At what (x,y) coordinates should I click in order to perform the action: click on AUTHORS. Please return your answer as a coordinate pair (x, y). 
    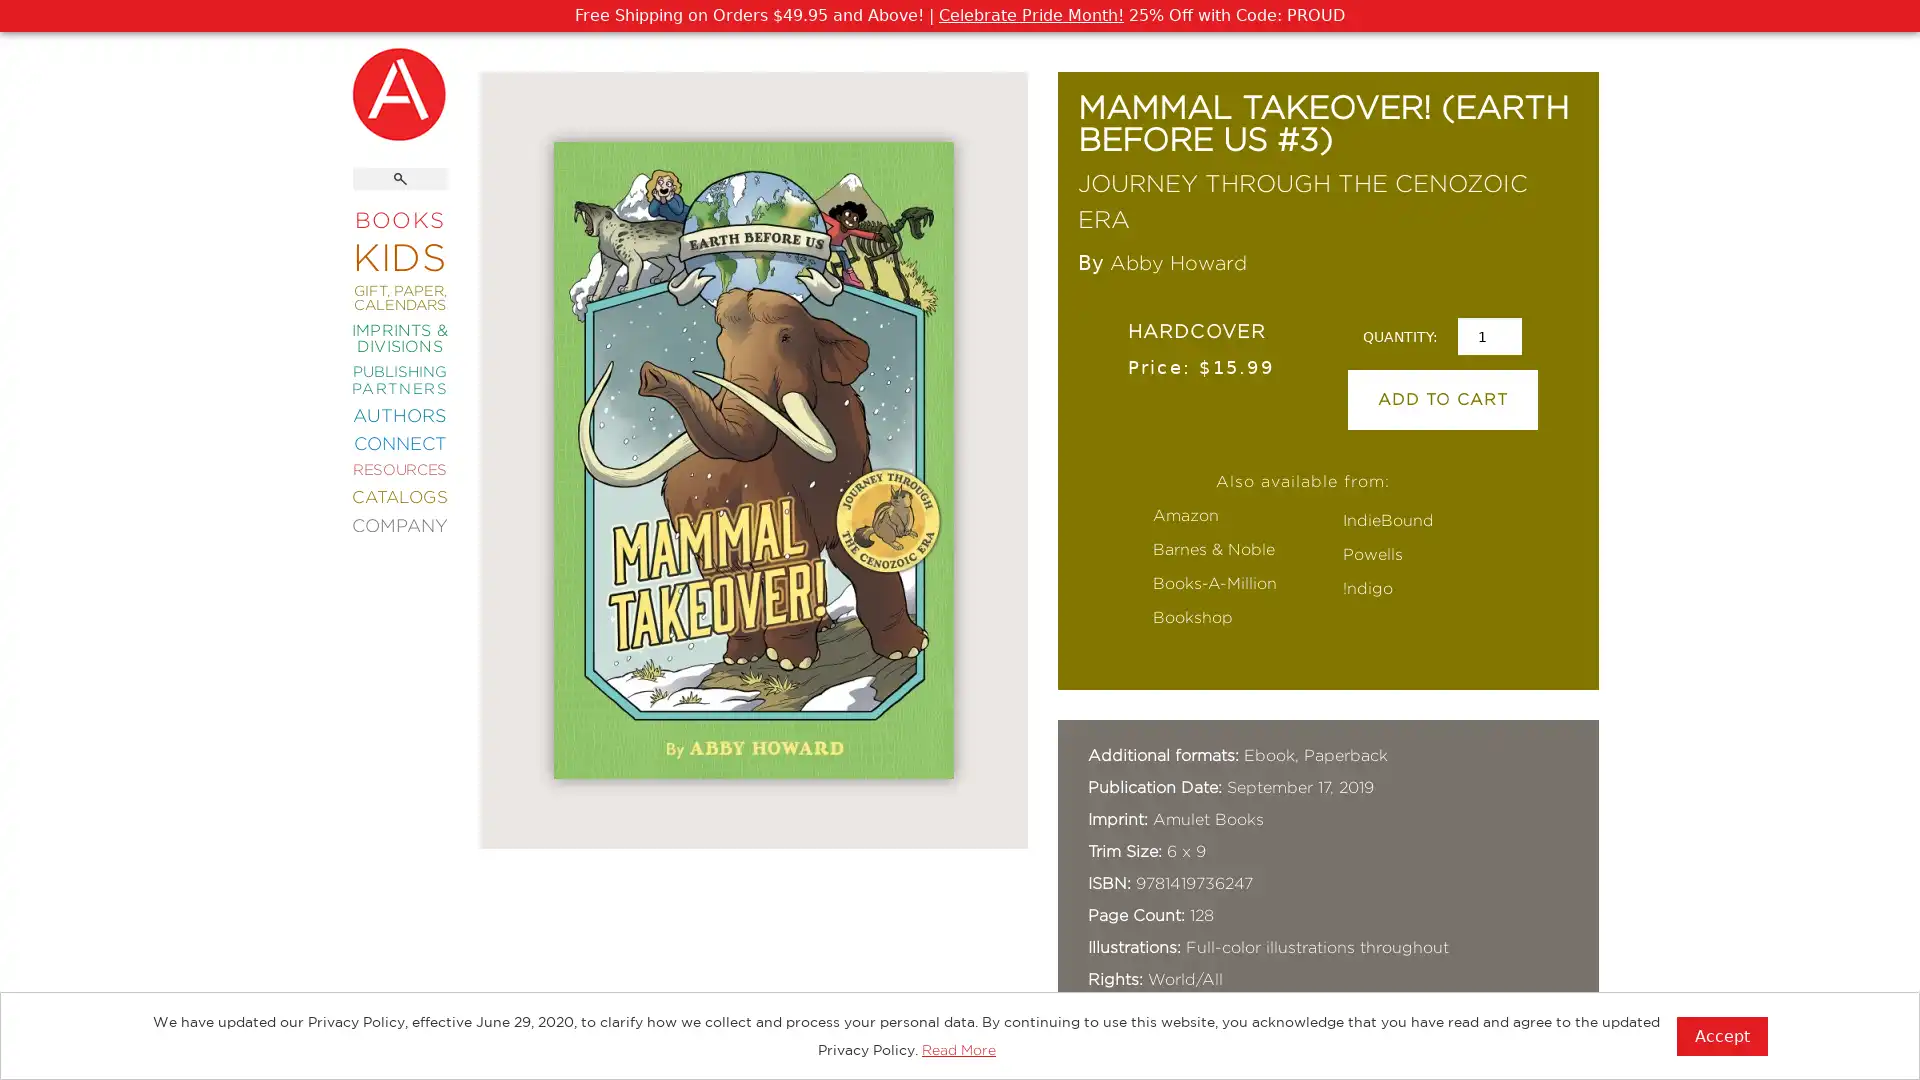
    Looking at the image, I should click on (399, 413).